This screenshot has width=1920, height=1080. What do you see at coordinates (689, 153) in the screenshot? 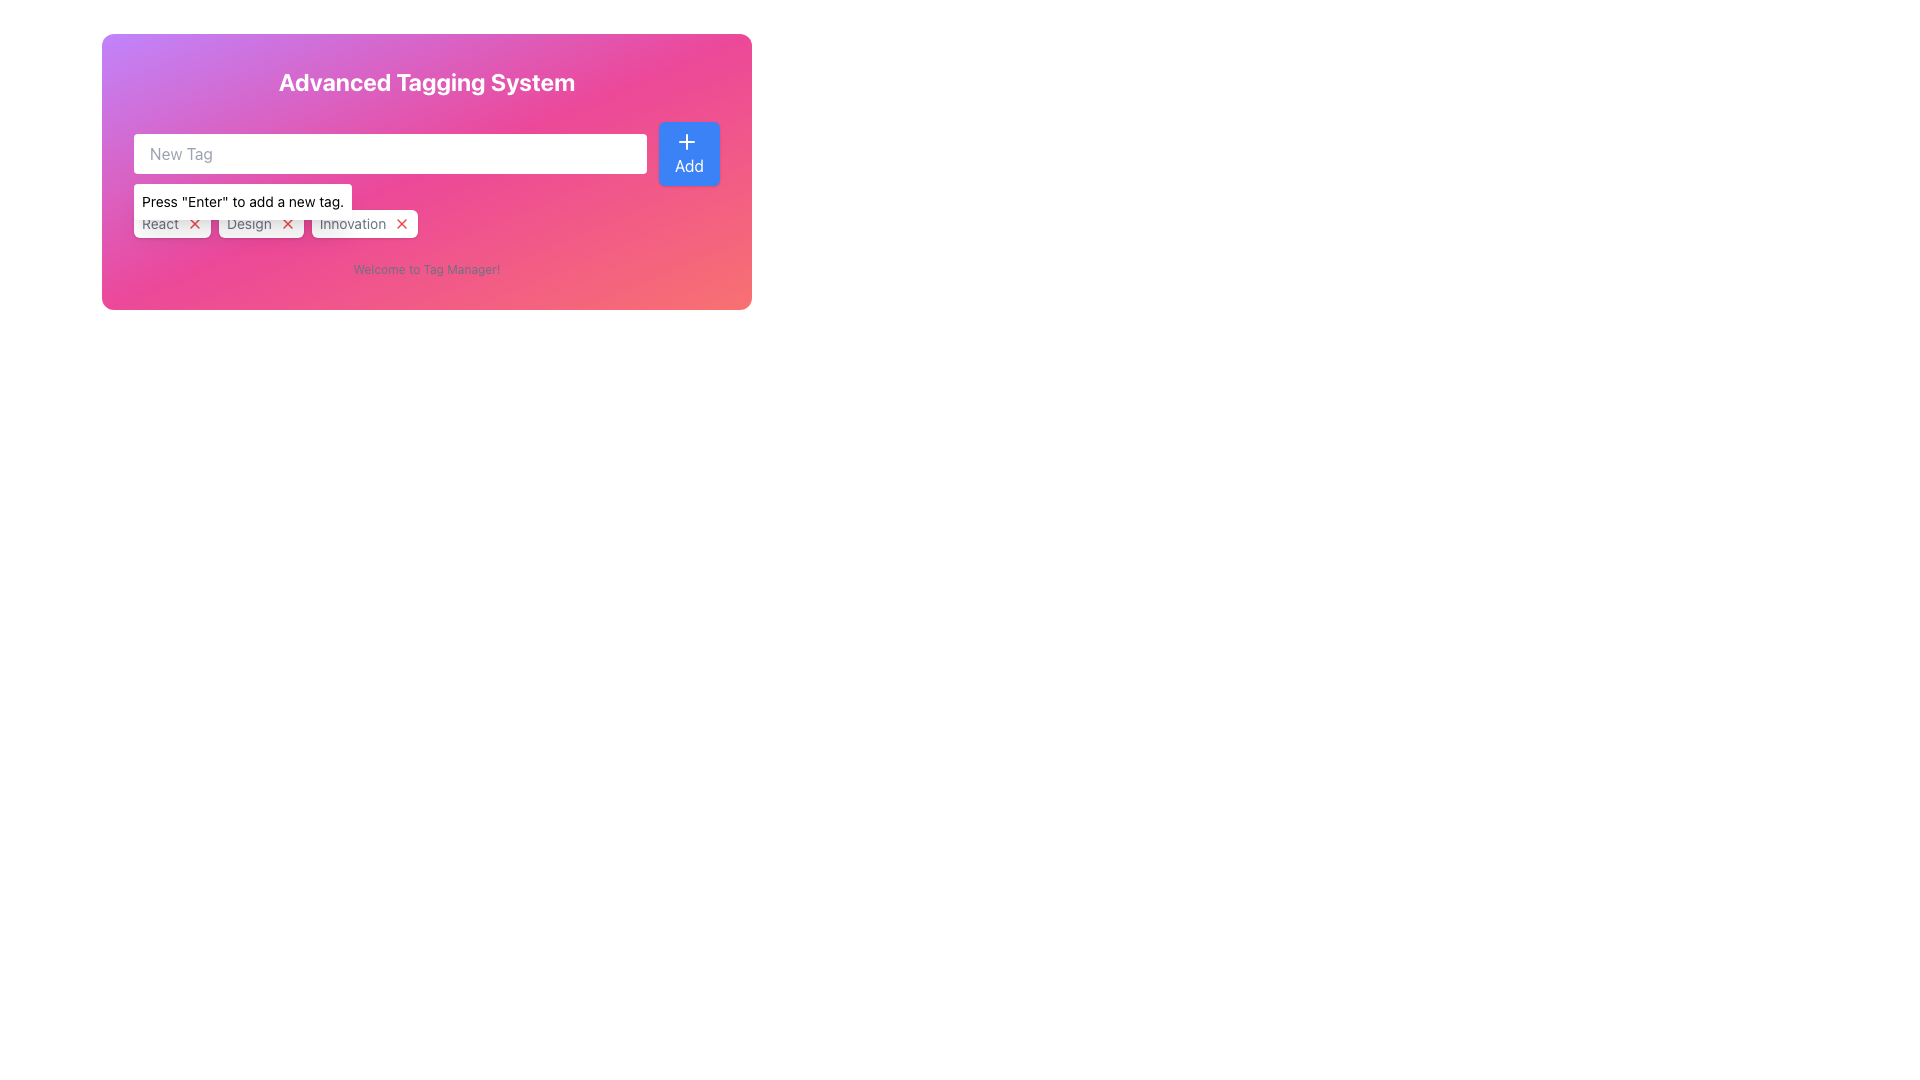
I see `the blue 'Add' button with a white plus icon` at bounding box center [689, 153].